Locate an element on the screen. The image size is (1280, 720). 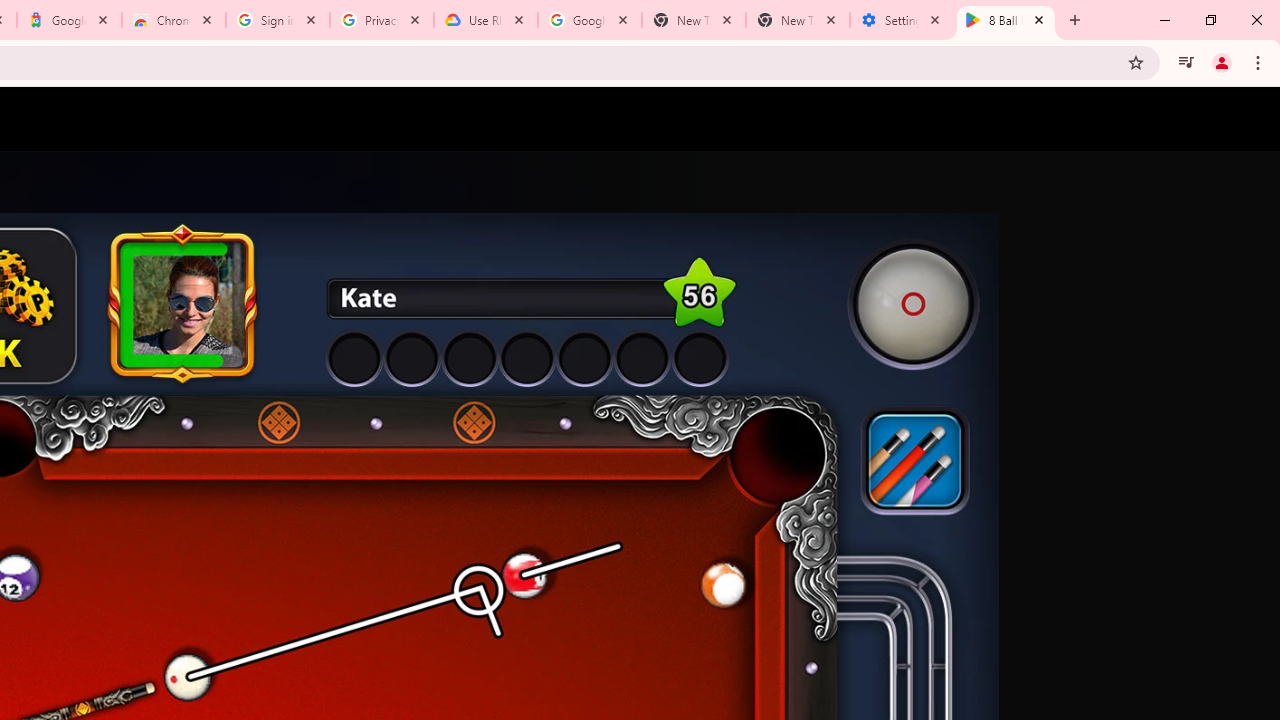
'Chrome Web Store - Color themes by Chrome' is located at coordinates (174, 20).